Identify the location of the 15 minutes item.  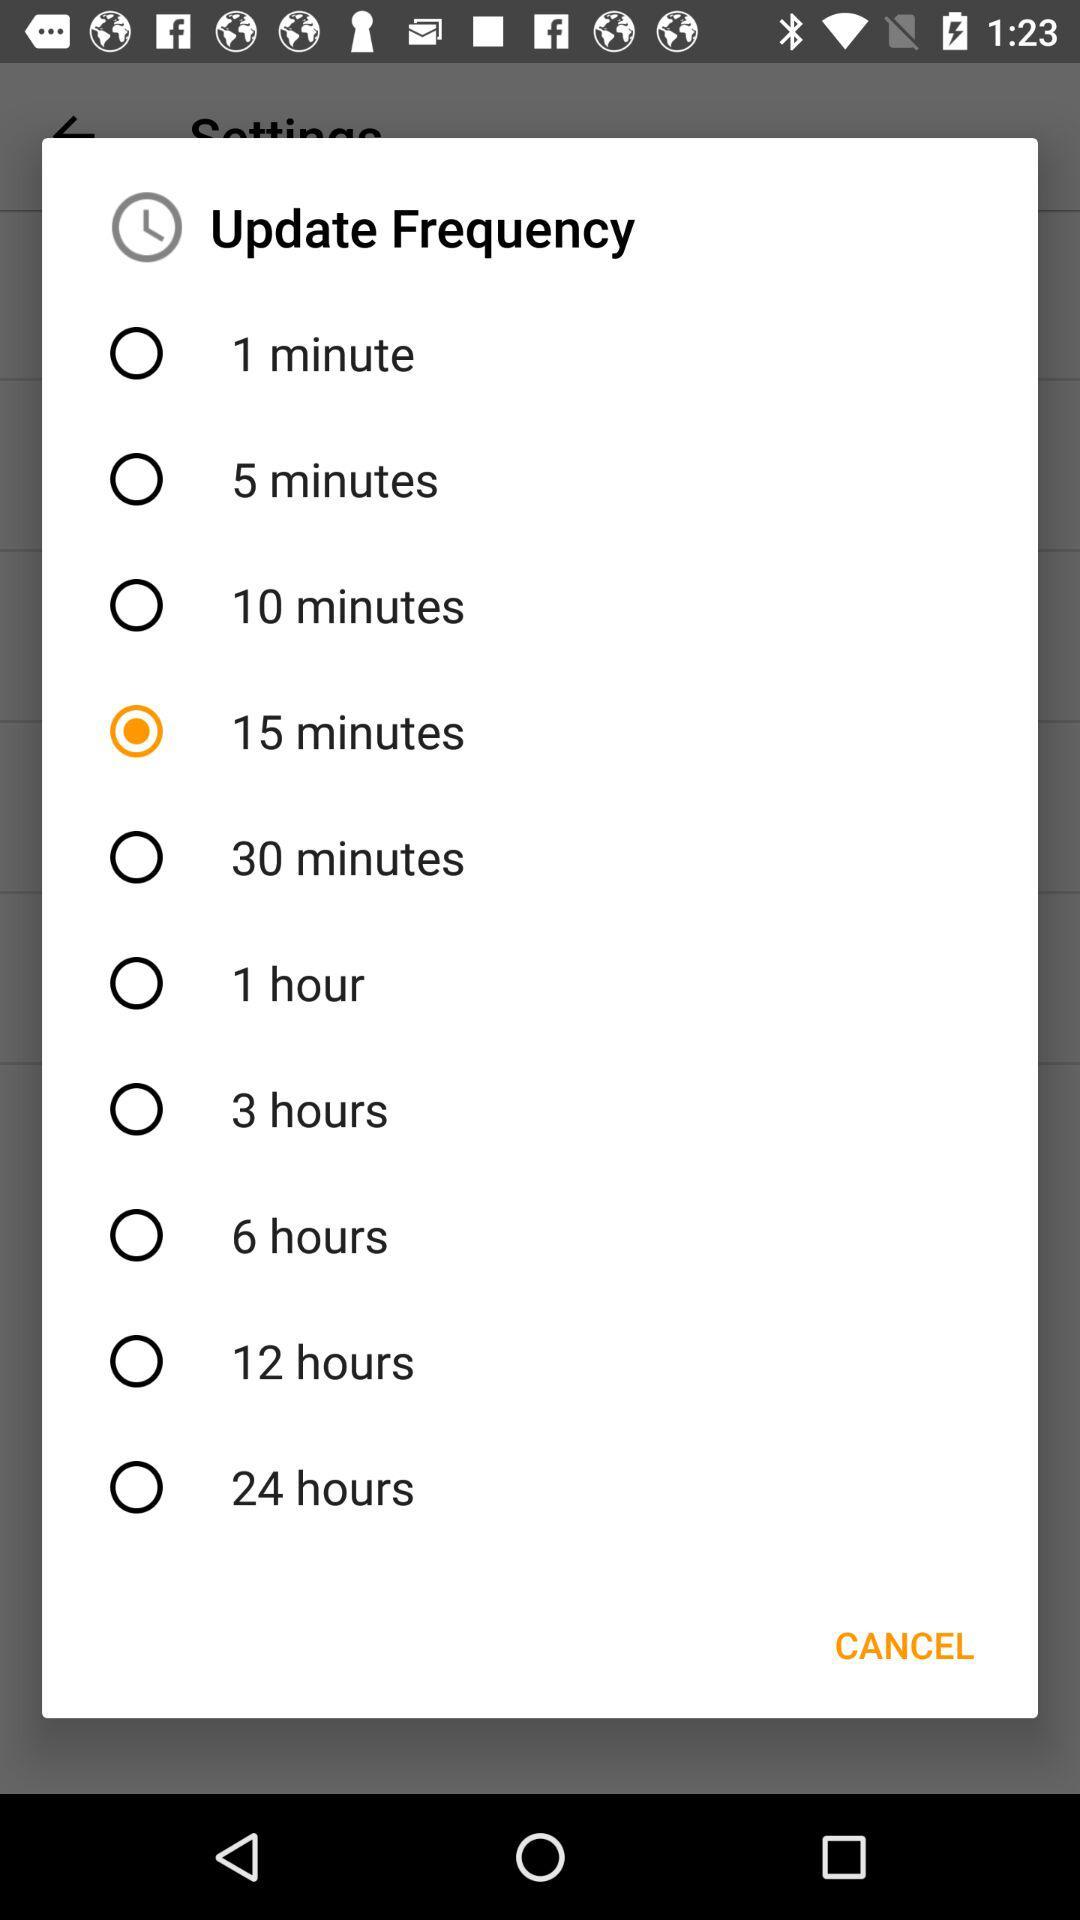
(540, 730).